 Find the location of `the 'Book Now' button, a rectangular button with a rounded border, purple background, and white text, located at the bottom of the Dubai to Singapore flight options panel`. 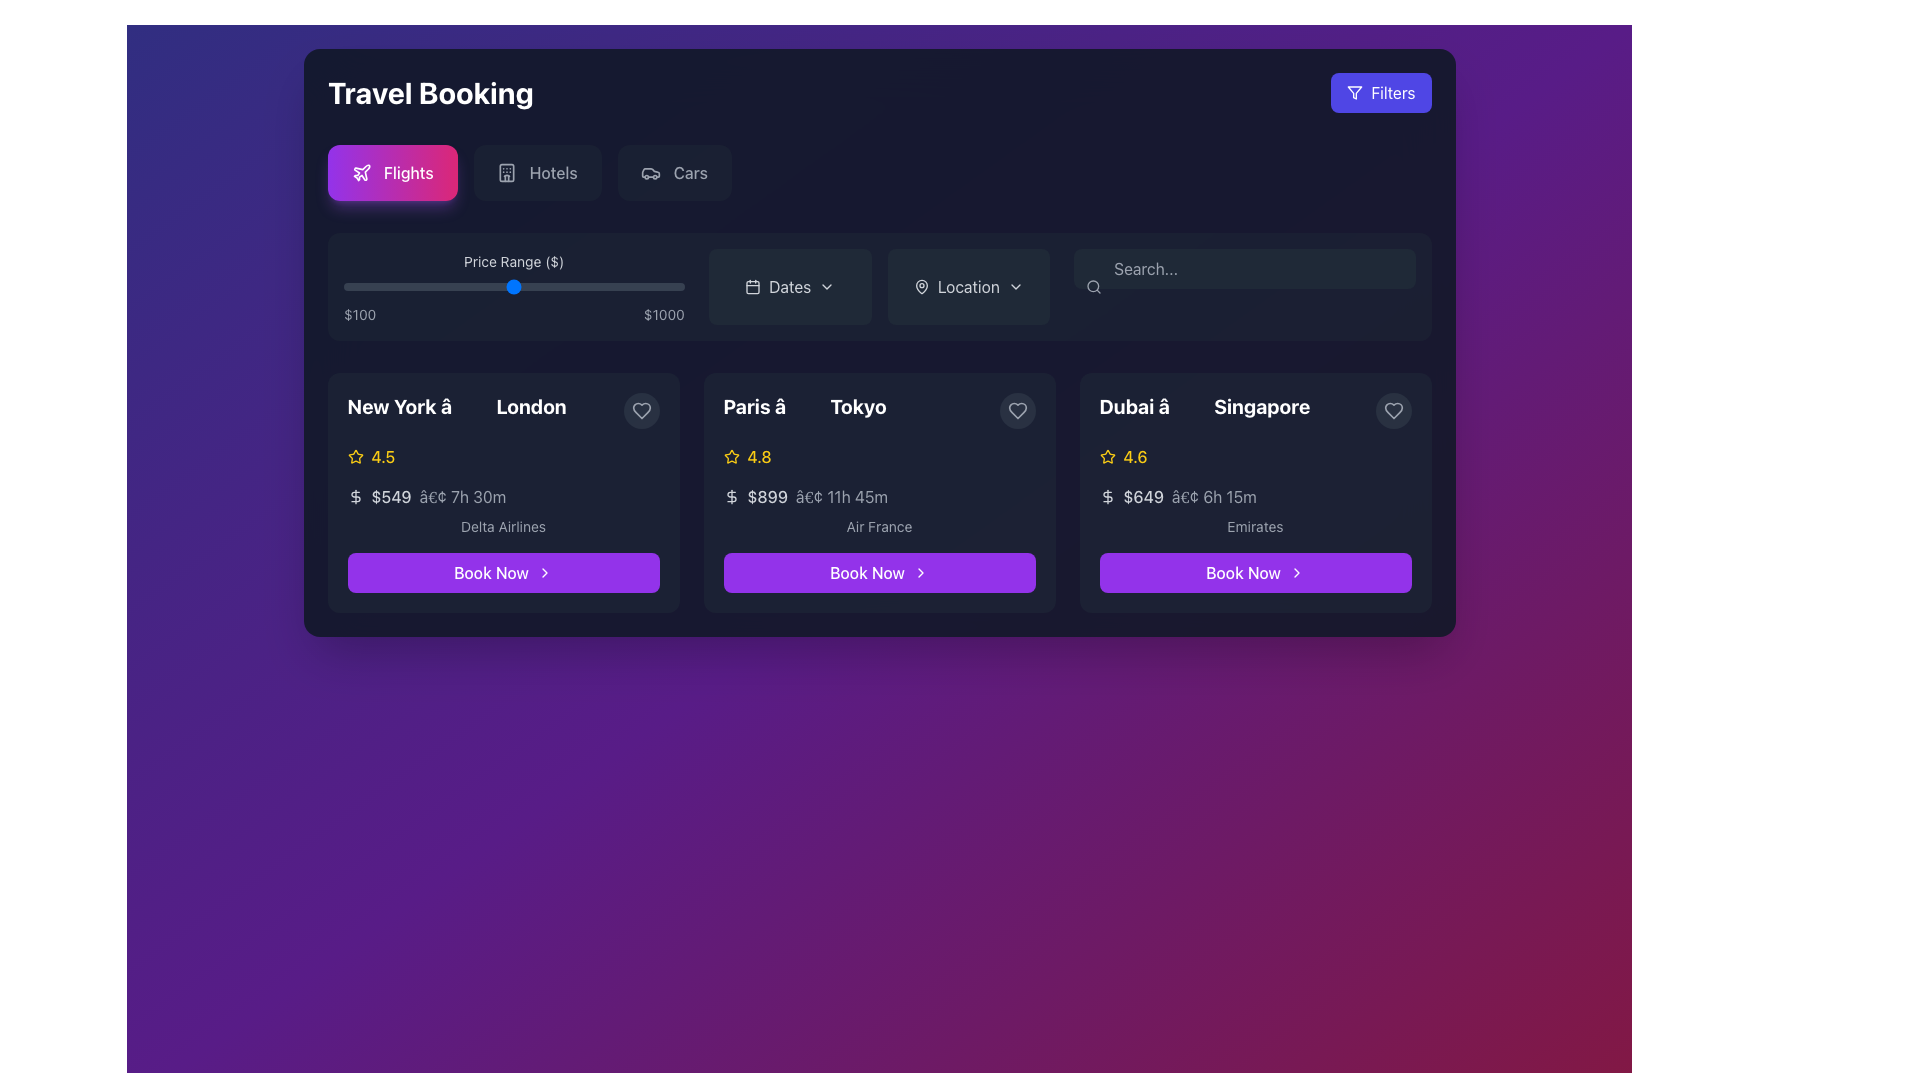

the 'Book Now' button, a rectangular button with a rounded border, purple background, and white text, located at the bottom of the Dubai to Singapore flight options panel is located at coordinates (1254, 573).